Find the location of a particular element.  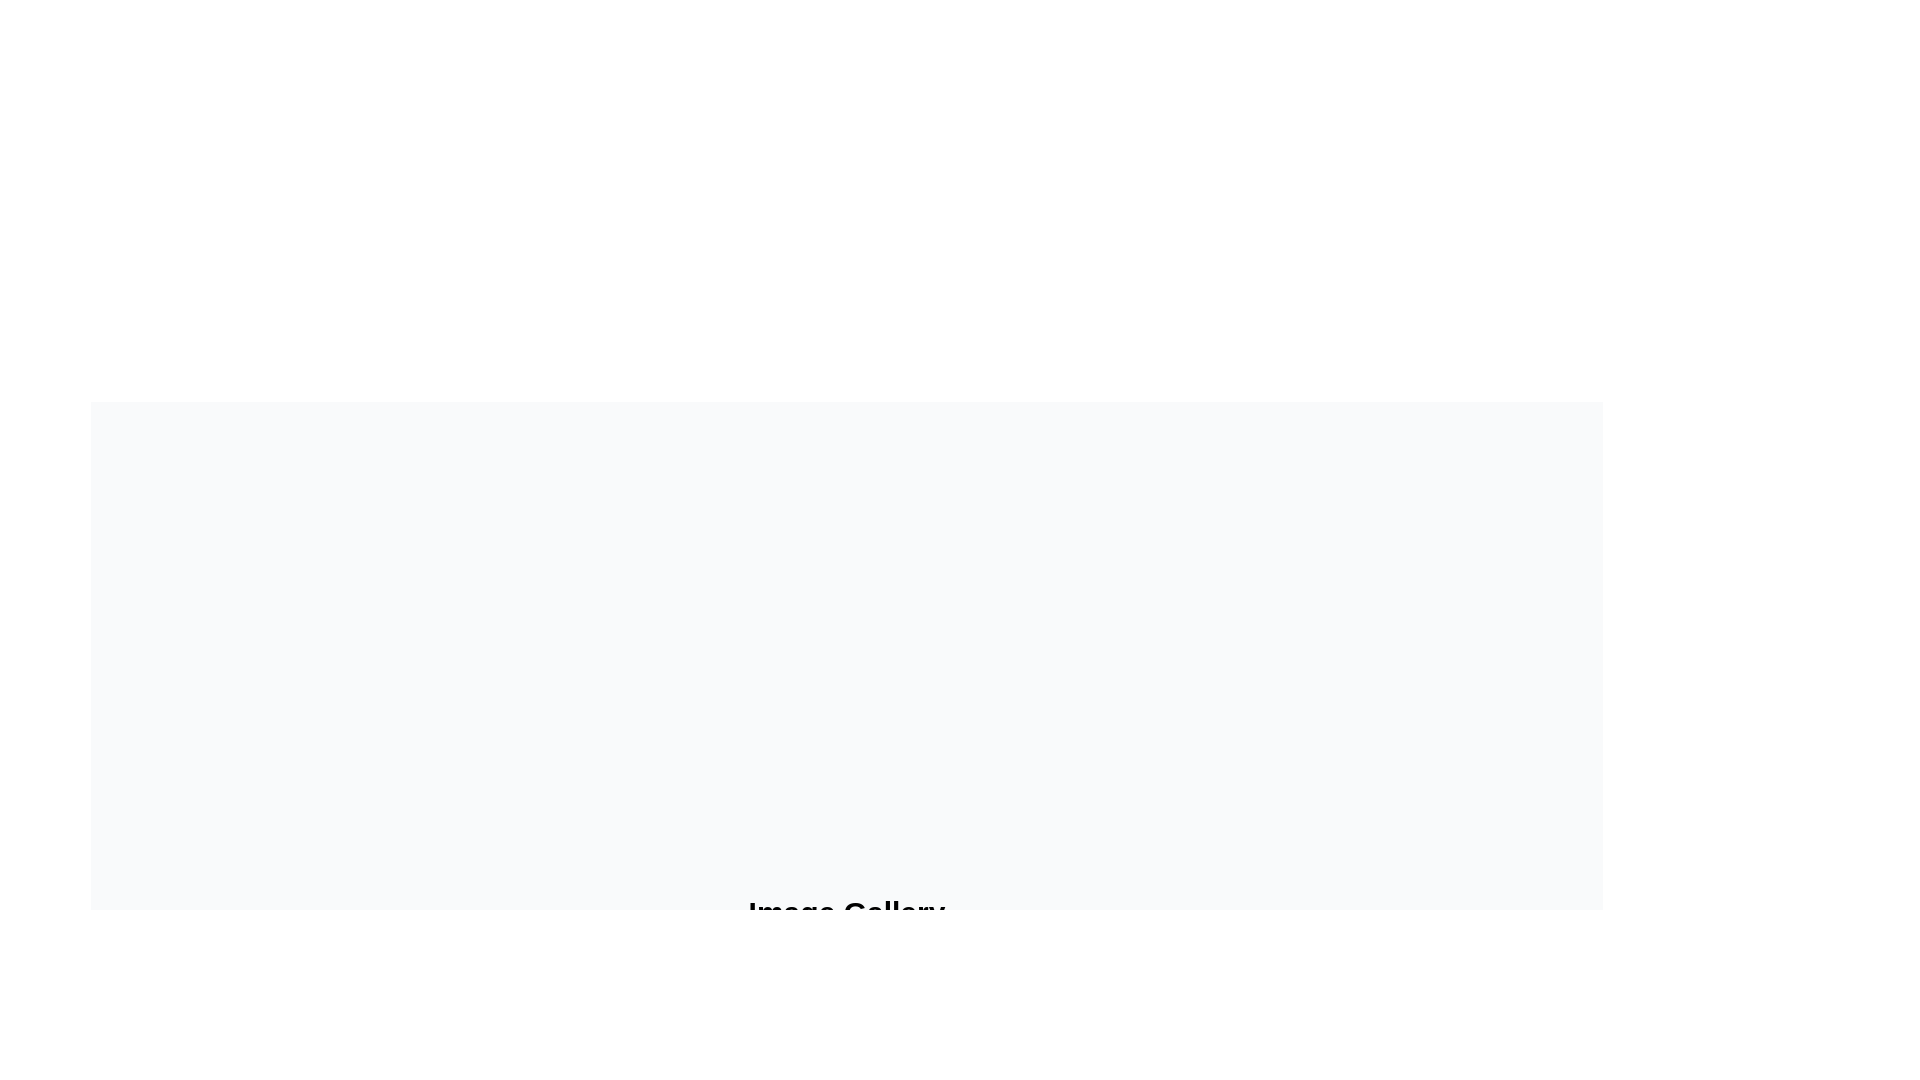

the text label that serves as the header for the image gallery, positioned at the top-center of the interface is located at coordinates (846, 913).